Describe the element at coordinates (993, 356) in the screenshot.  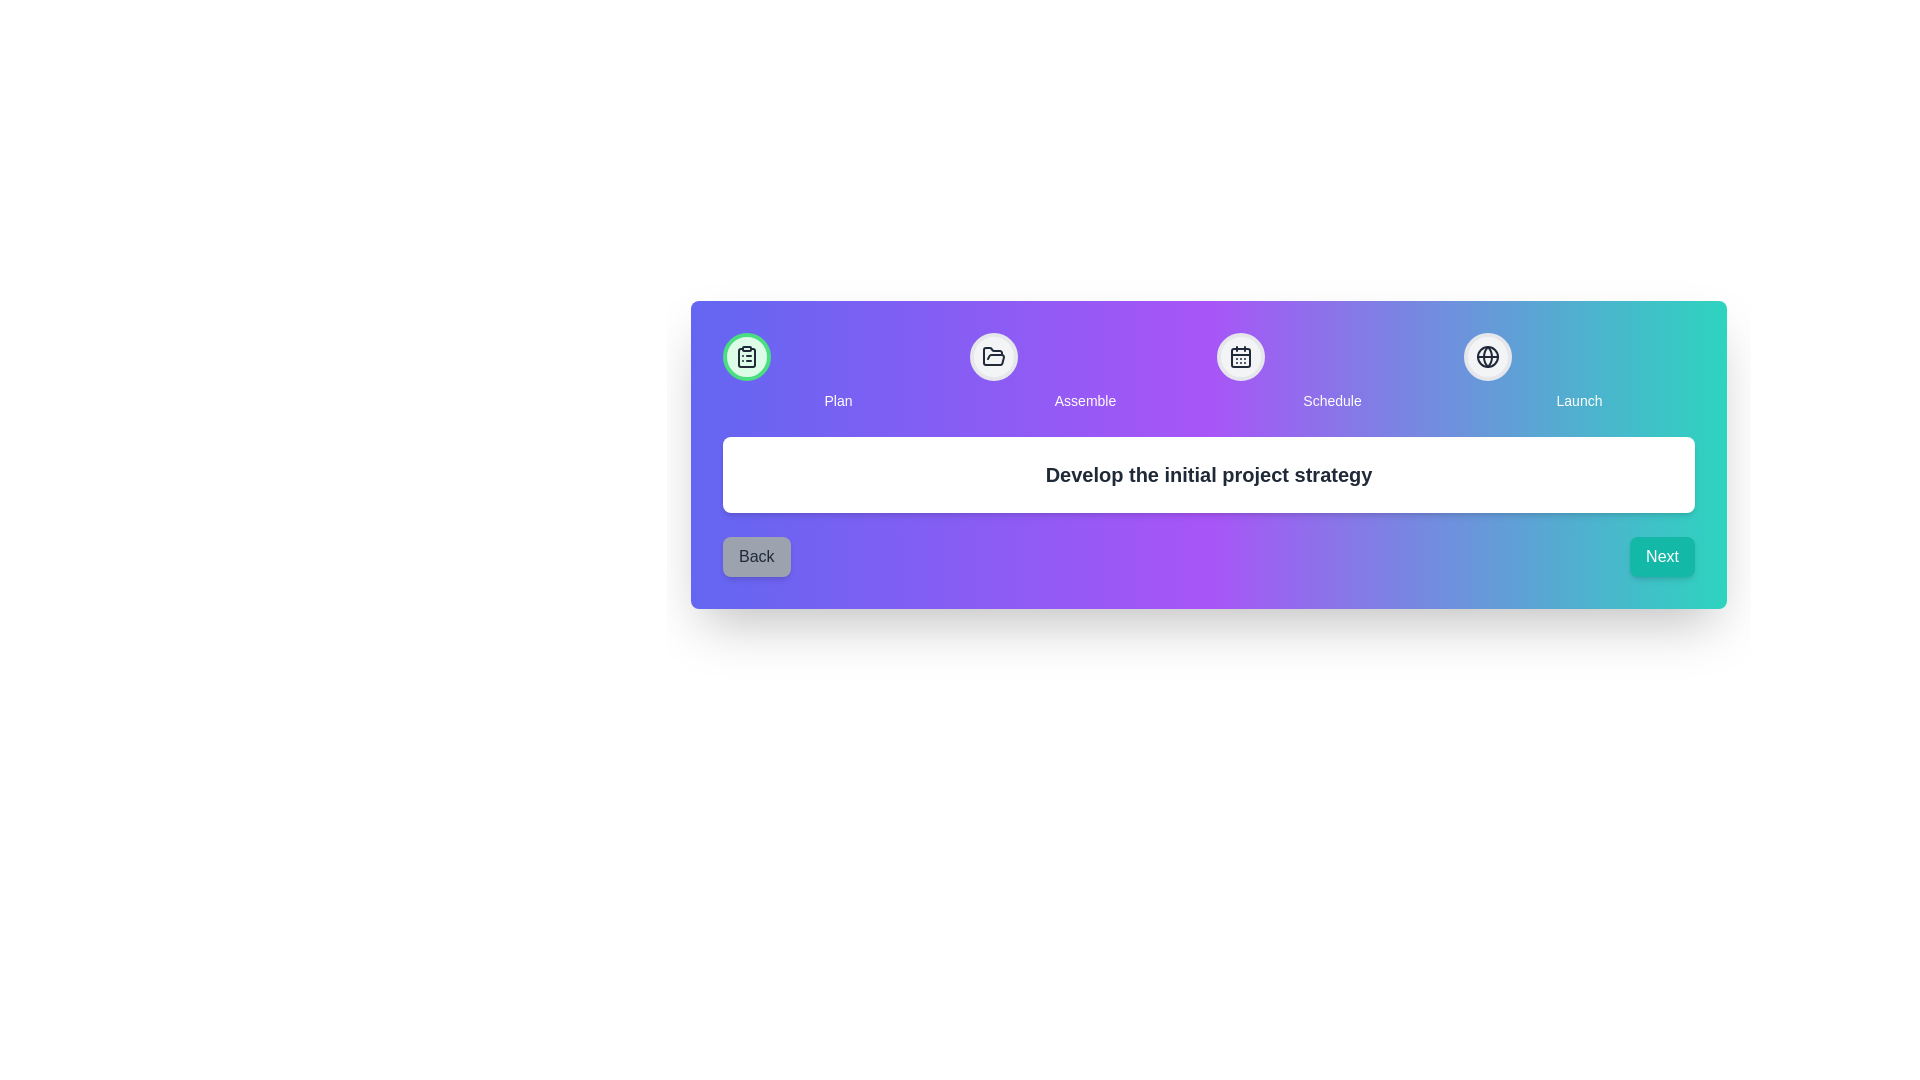
I see `the step Assemble to interact with it` at that location.